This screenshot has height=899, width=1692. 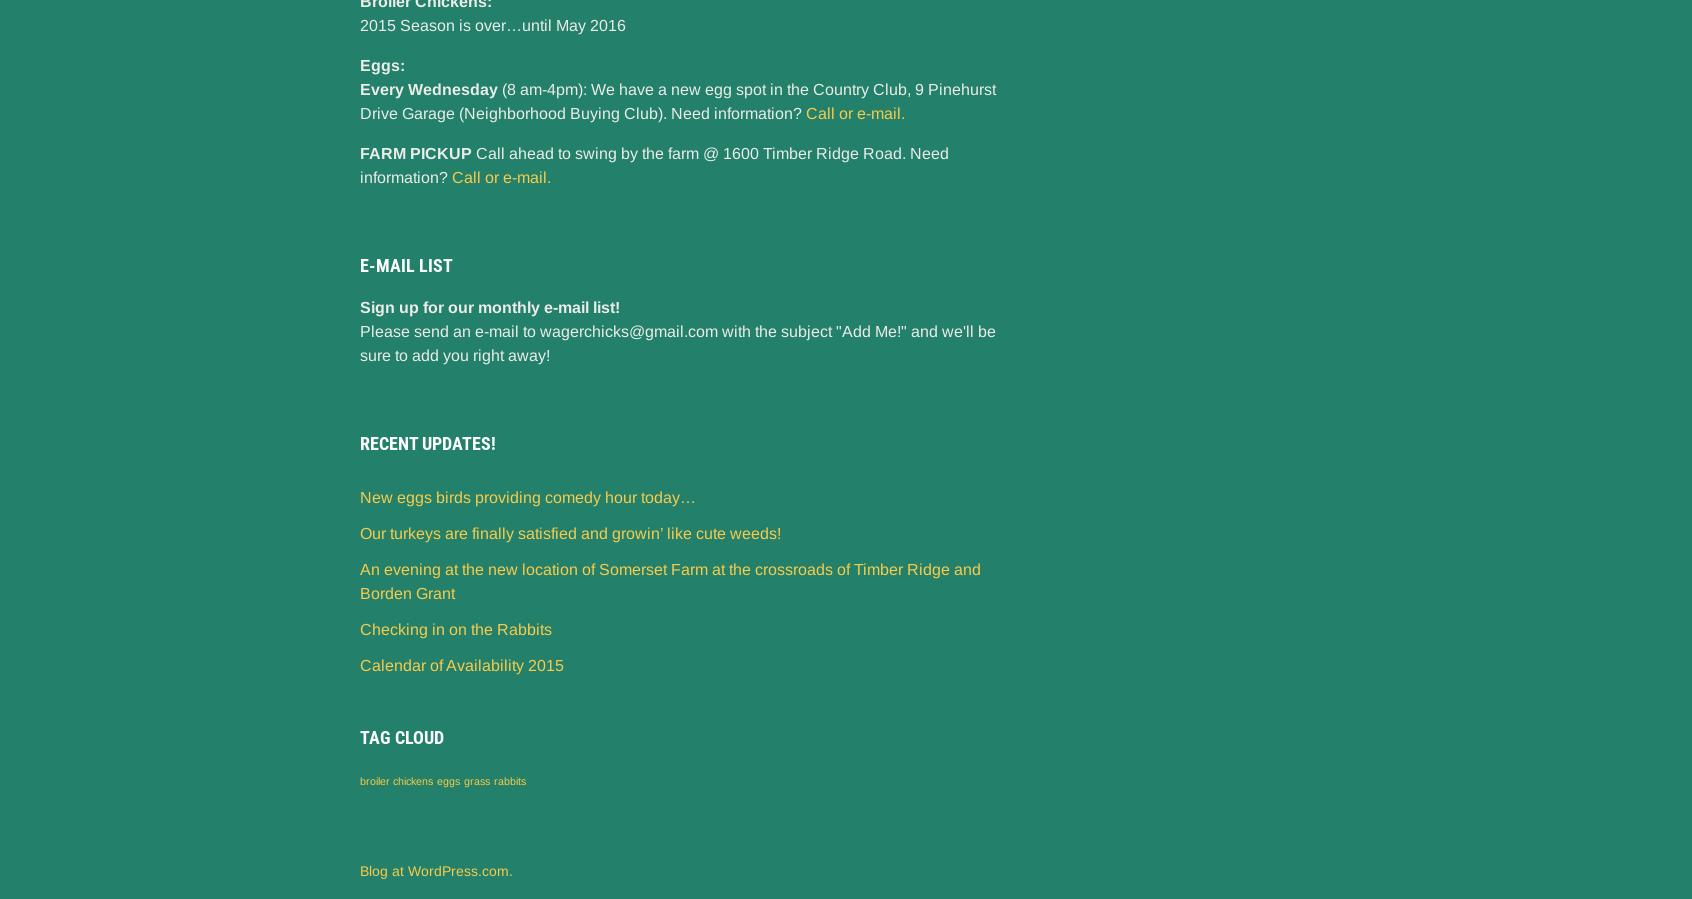 What do you see at coordinates (654, 165) in the screenshot?
I see `'Call ahead to swing by the farm @ 1600 Timber Ridge Road. Need information?'` at bounding box center [654, 165].